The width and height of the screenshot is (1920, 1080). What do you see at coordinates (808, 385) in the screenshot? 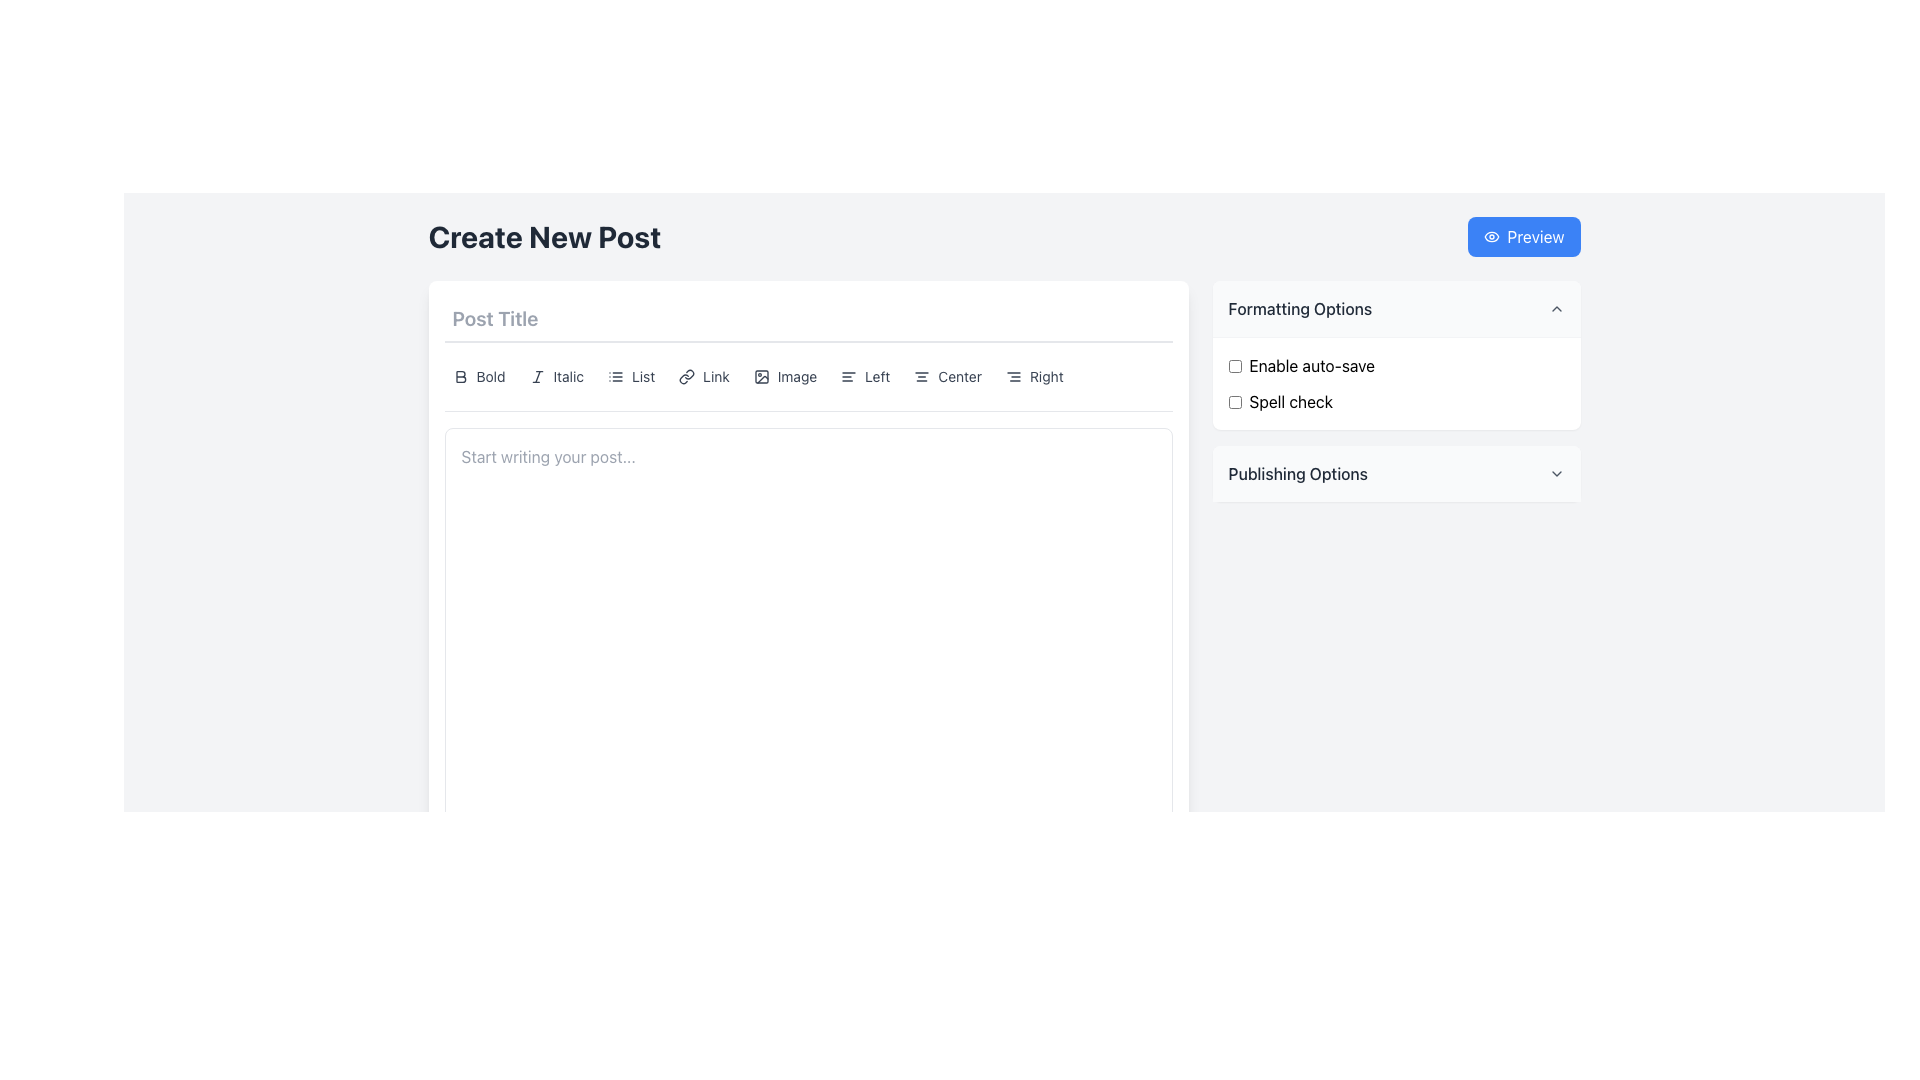
I see `the button in the text manipulation toolbar to apply the corresponding formatting option` at bounding box center [808, 385].